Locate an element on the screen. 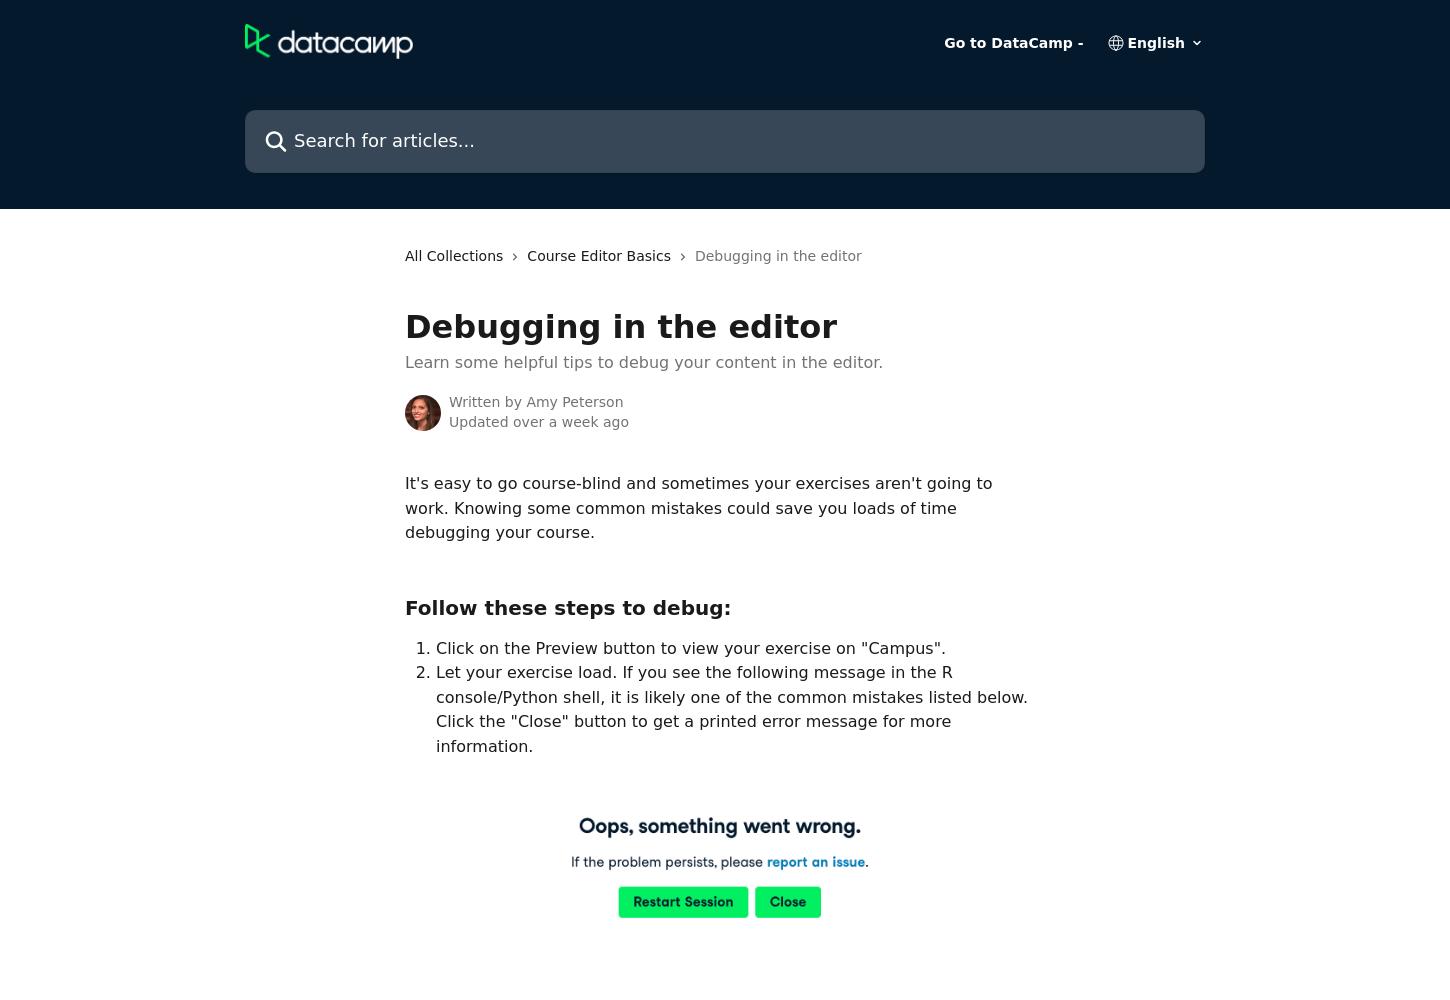  'Written by' is located at coordinates (487, 402).